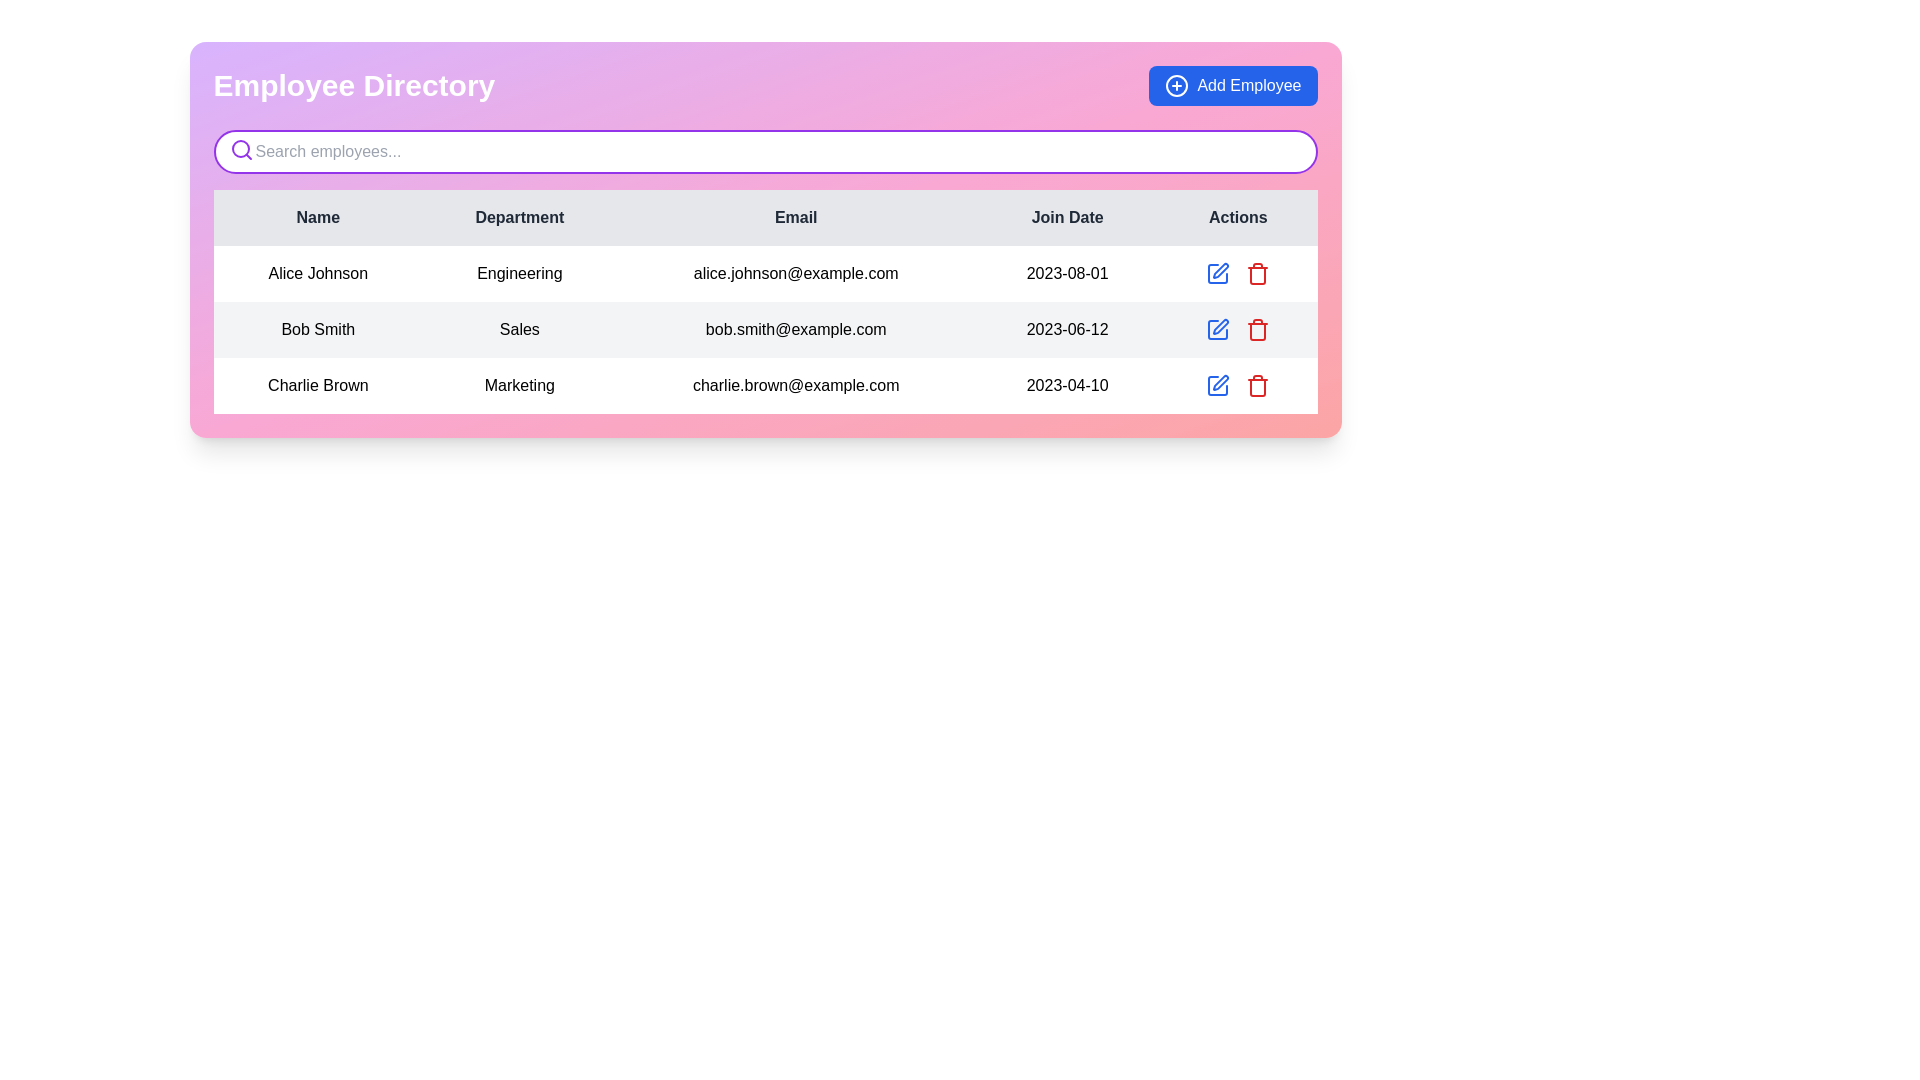 The height and width of the screenshot is (1080, 1920). Describe the element at coordinates (1237, 218) in the screenshot. I see `the 'Actions' header text label, which is the fifth element in the table header aligned with the 'Join Date' header` at that location.